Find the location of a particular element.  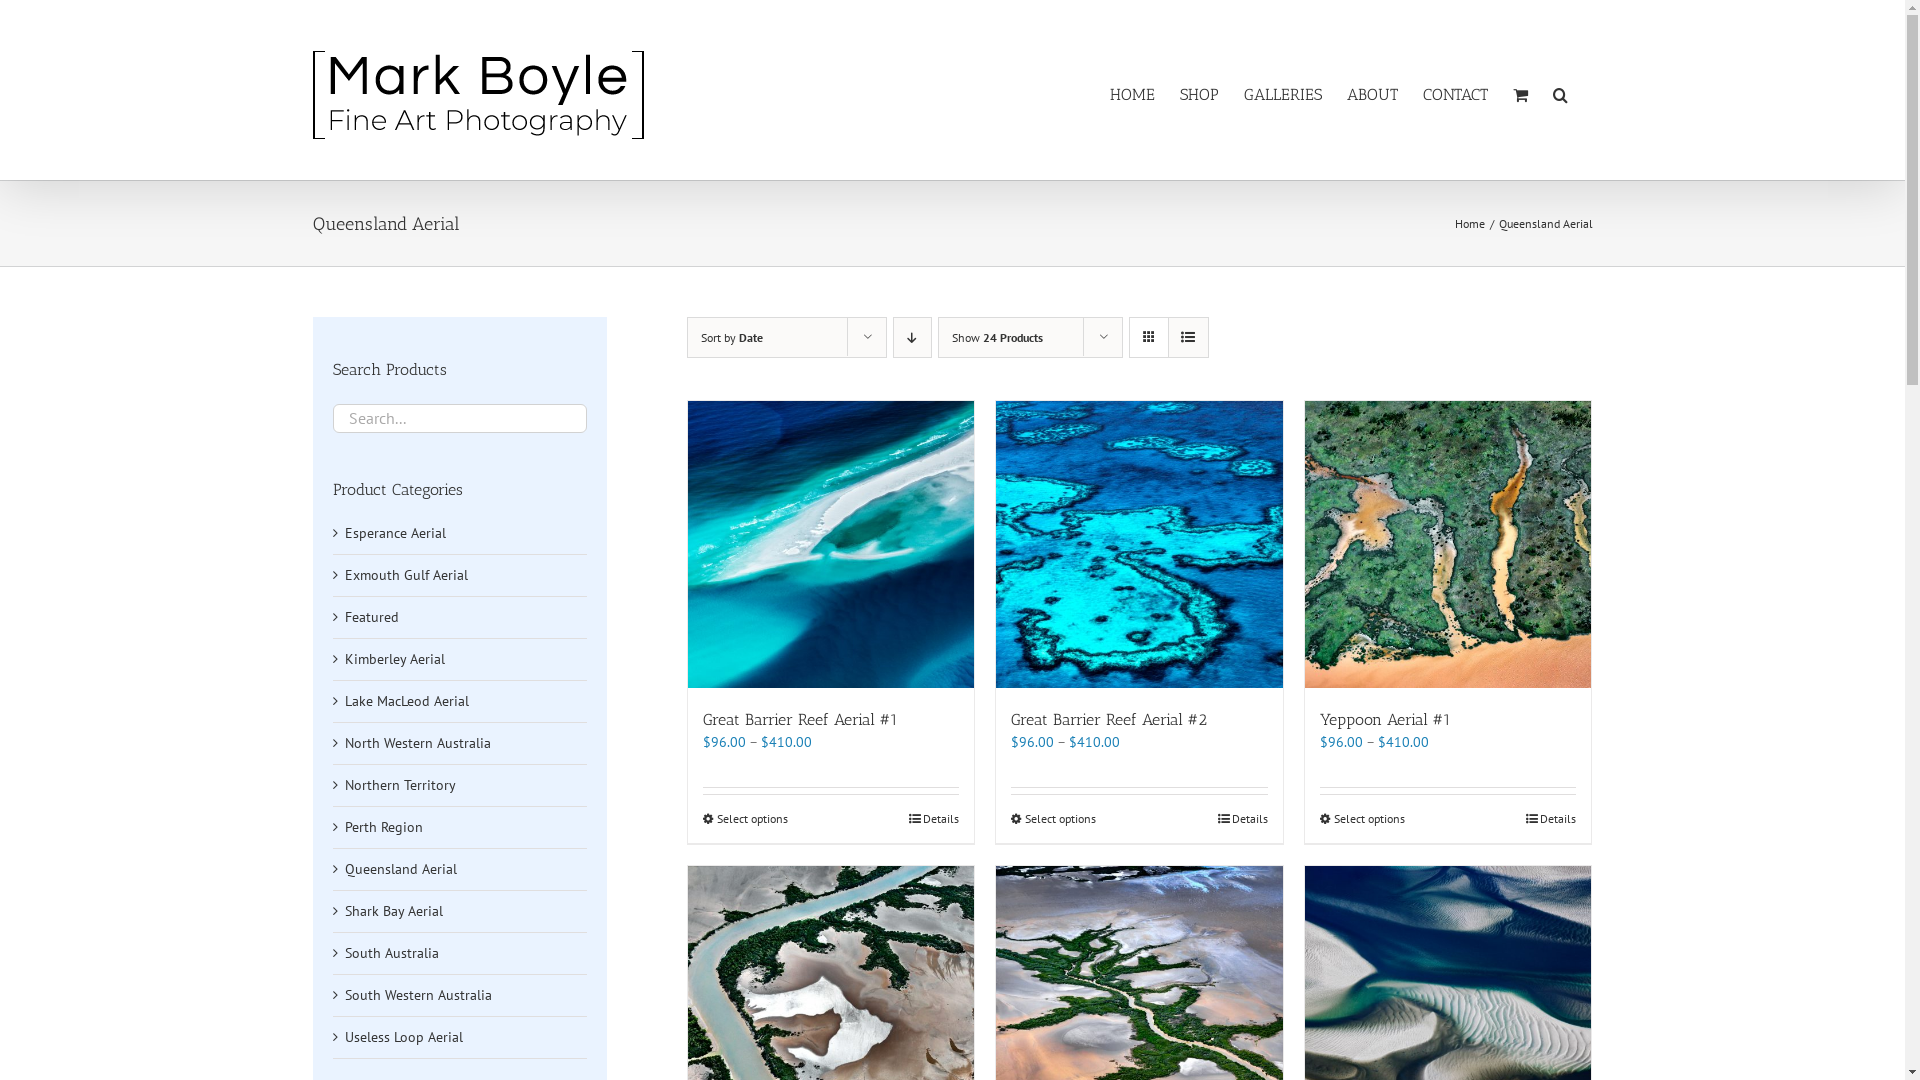

'HOME' is located at coordinates (1132, 95).